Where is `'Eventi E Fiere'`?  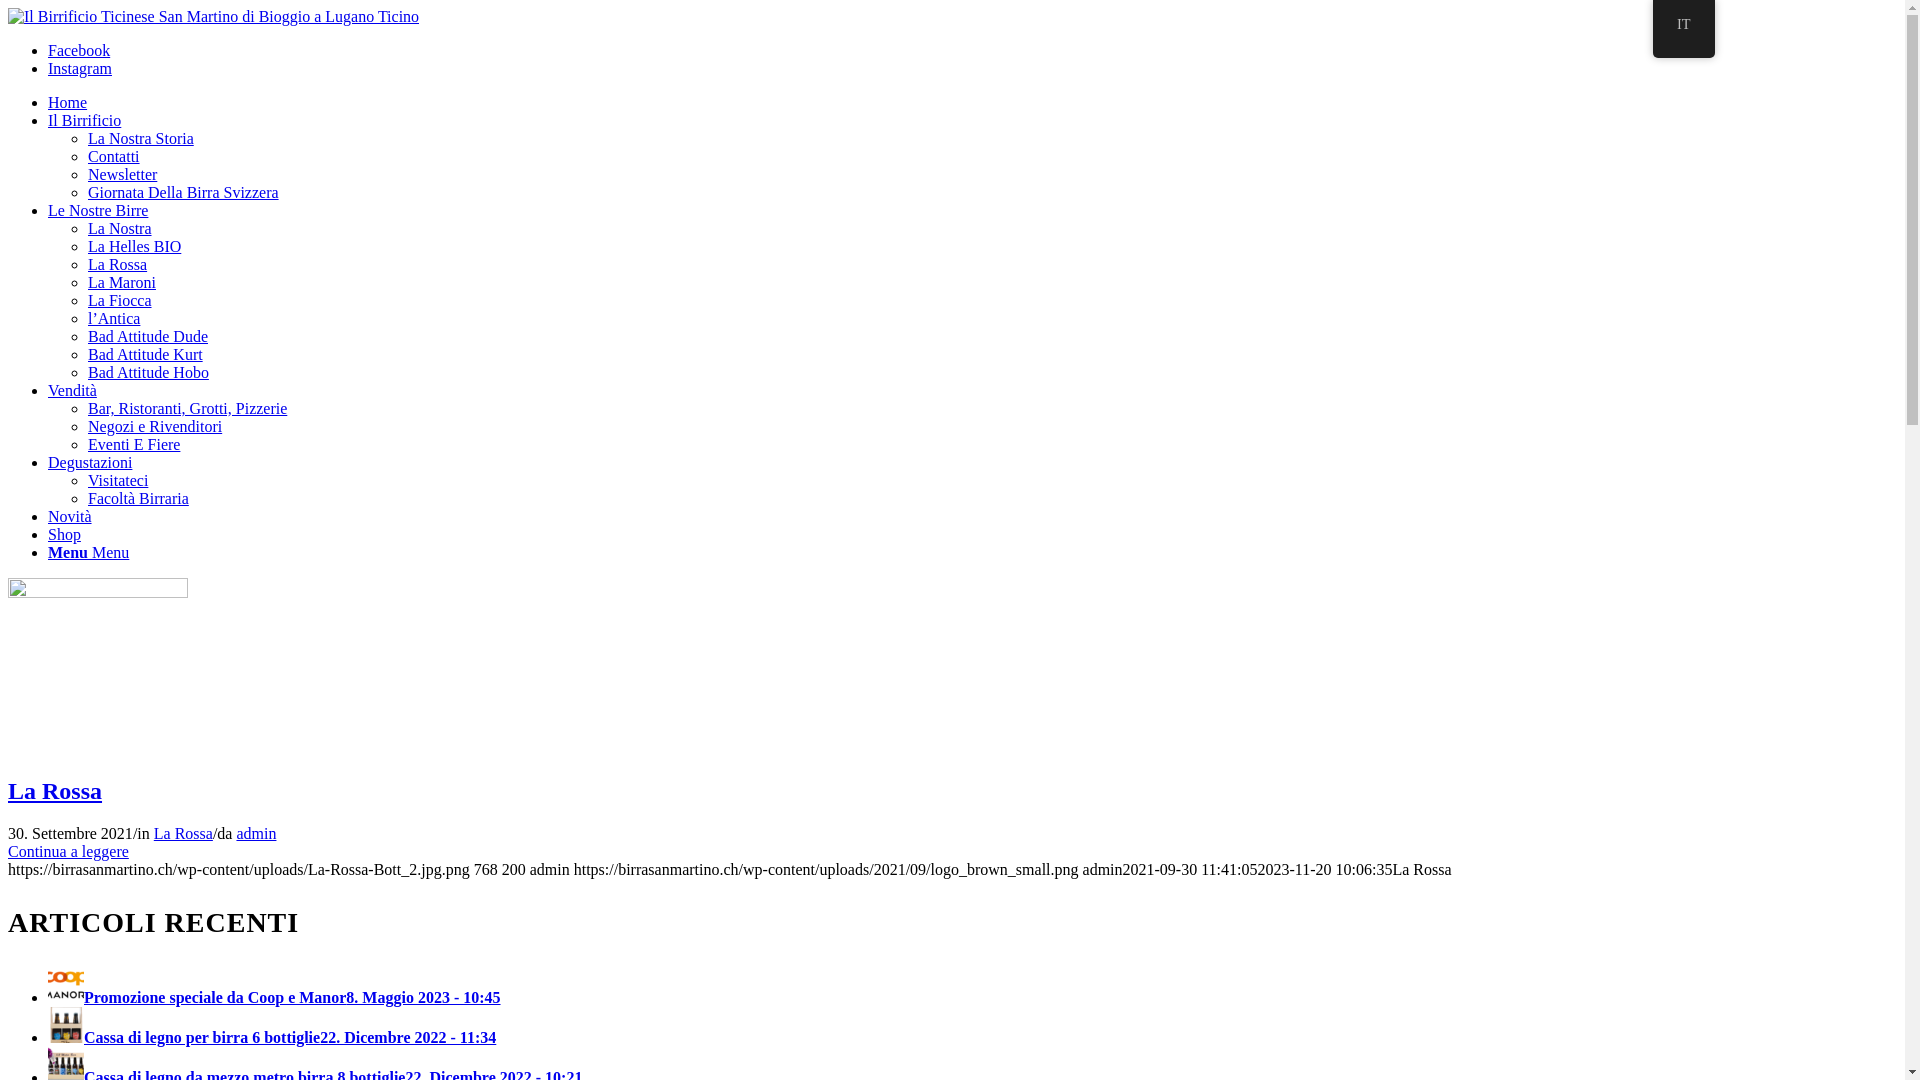
'Eventi E Fiere' is located at coordinates (133, 443).